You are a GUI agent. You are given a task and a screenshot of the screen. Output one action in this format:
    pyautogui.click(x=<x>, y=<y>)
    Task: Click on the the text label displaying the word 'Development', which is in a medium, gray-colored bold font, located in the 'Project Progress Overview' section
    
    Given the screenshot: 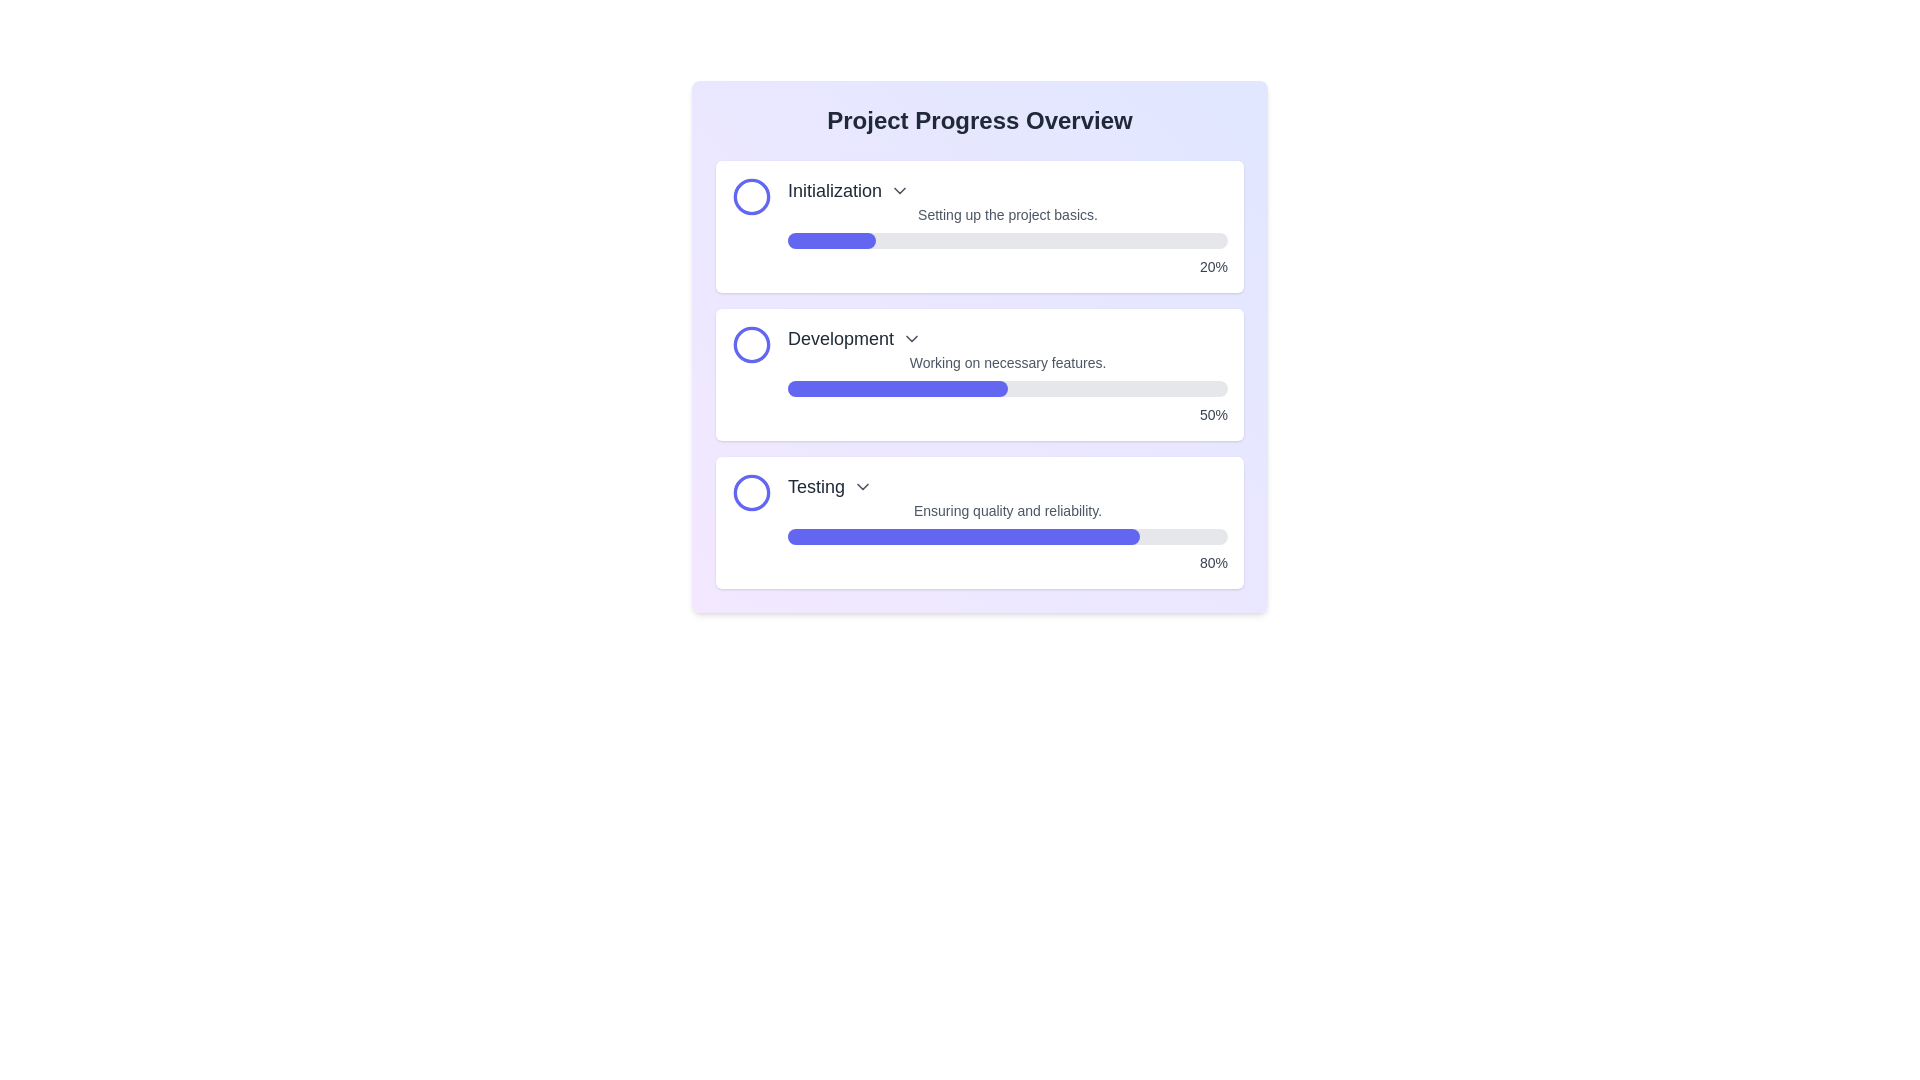 What is the action you would take?
    pyautogui.click(x=840, y=338)
    